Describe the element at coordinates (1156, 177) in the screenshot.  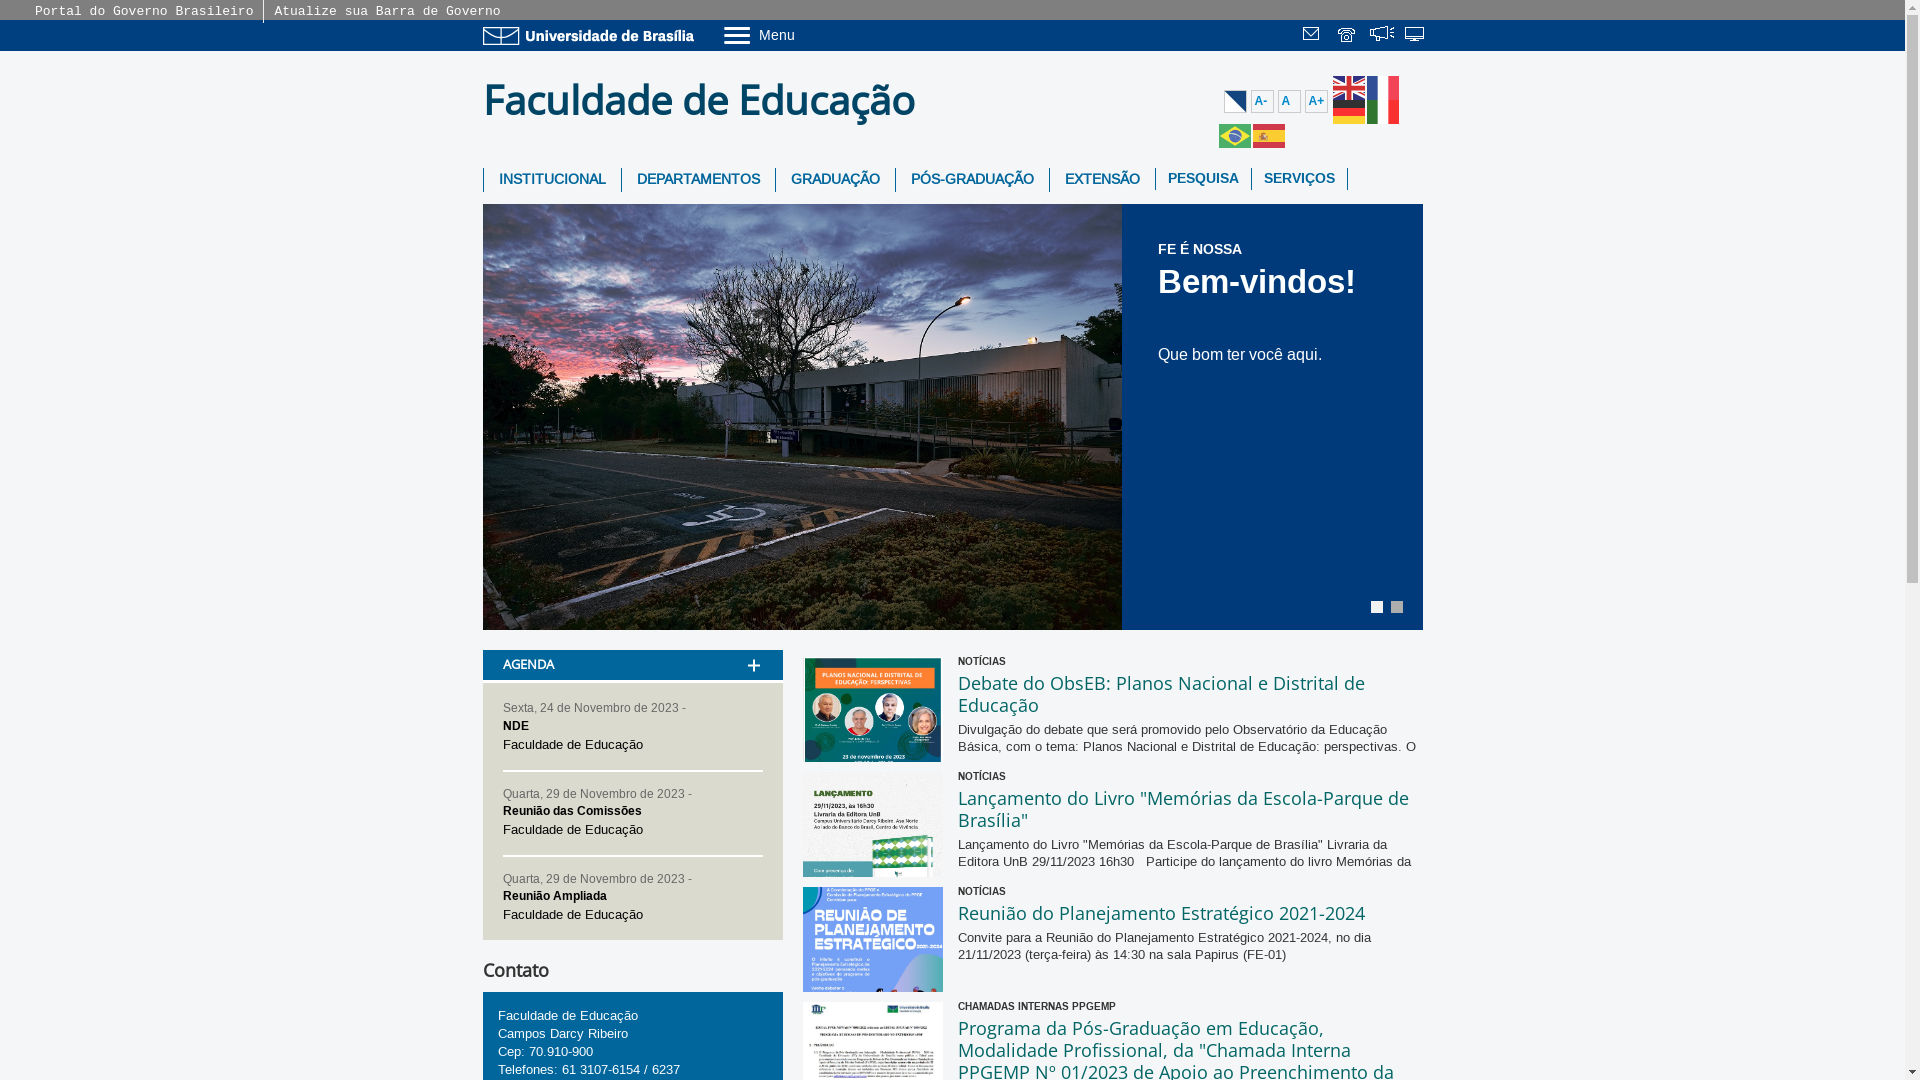
I see `'PESQUISA'` at that location.